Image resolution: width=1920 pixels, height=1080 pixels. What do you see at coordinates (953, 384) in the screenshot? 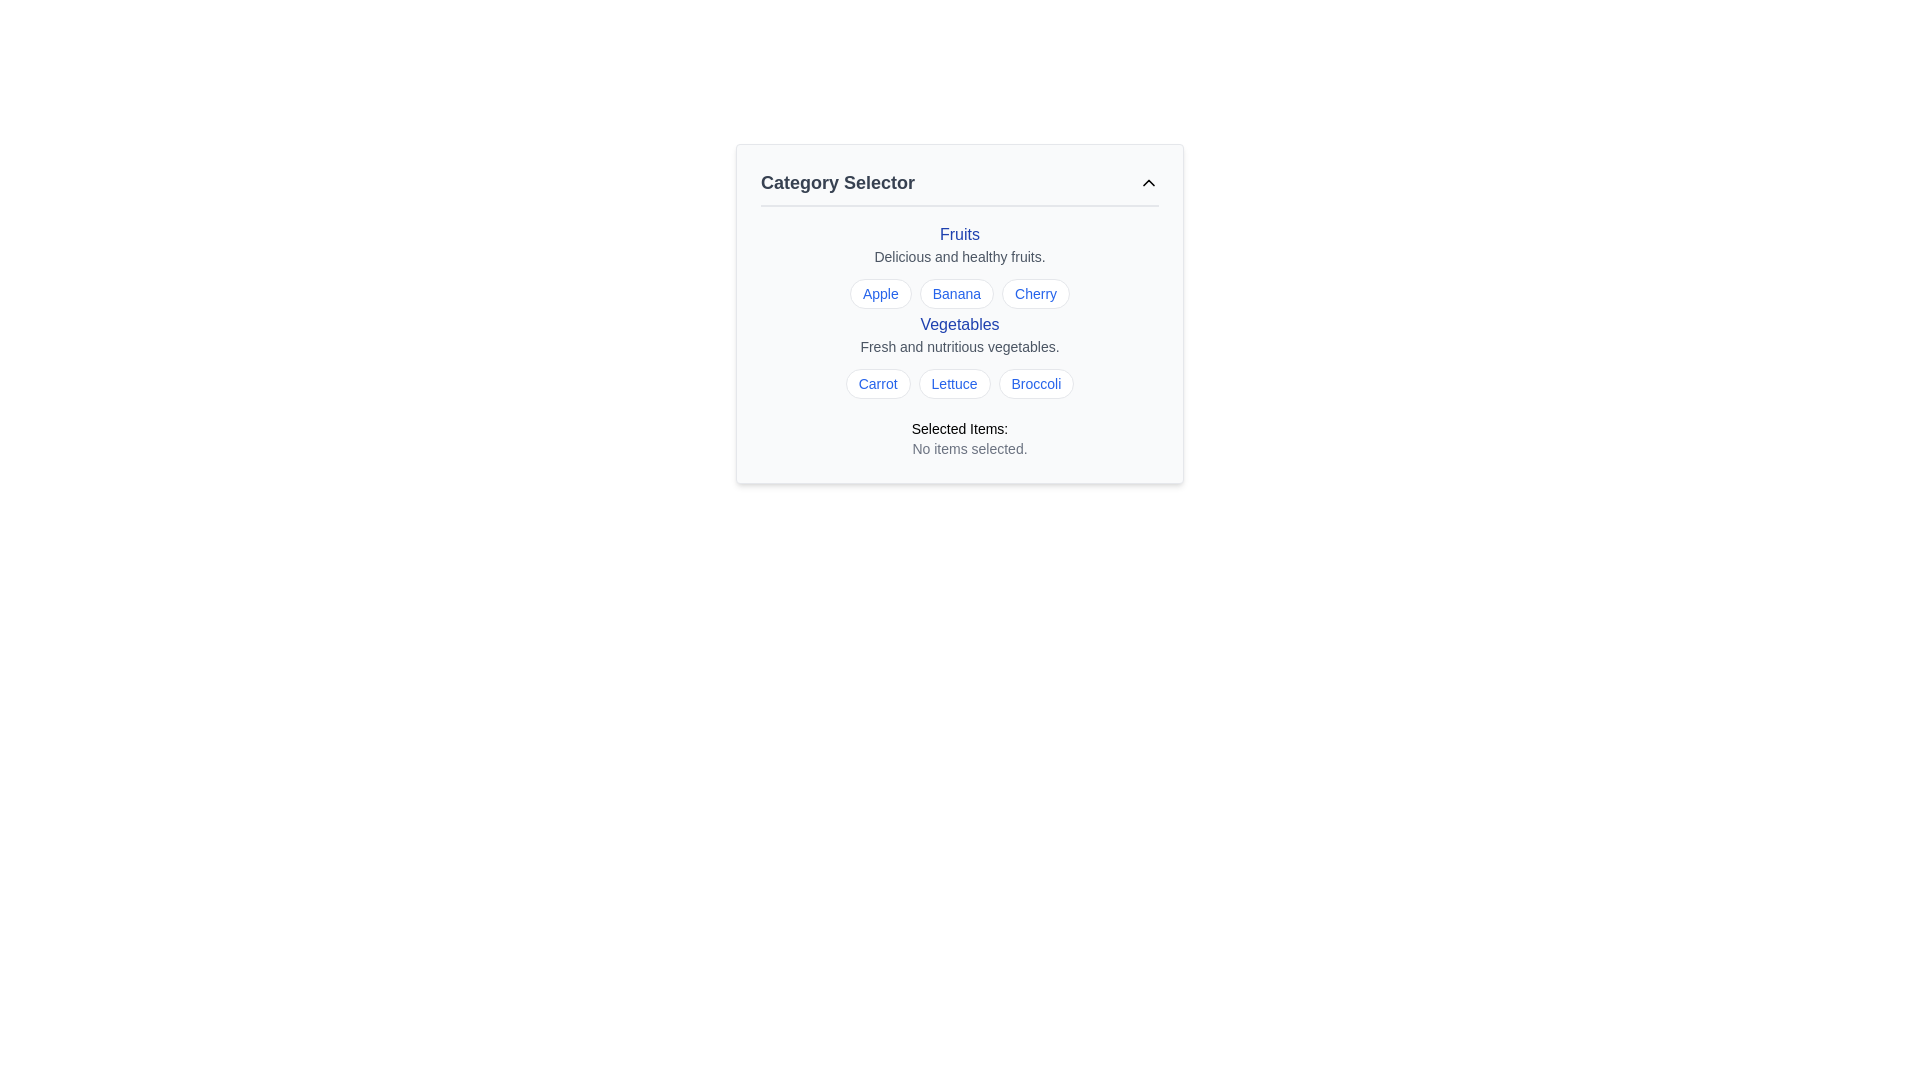
I see `the pill-shaped button labeled 'Lettuce' in blue color` at bounding box center [953, 384].